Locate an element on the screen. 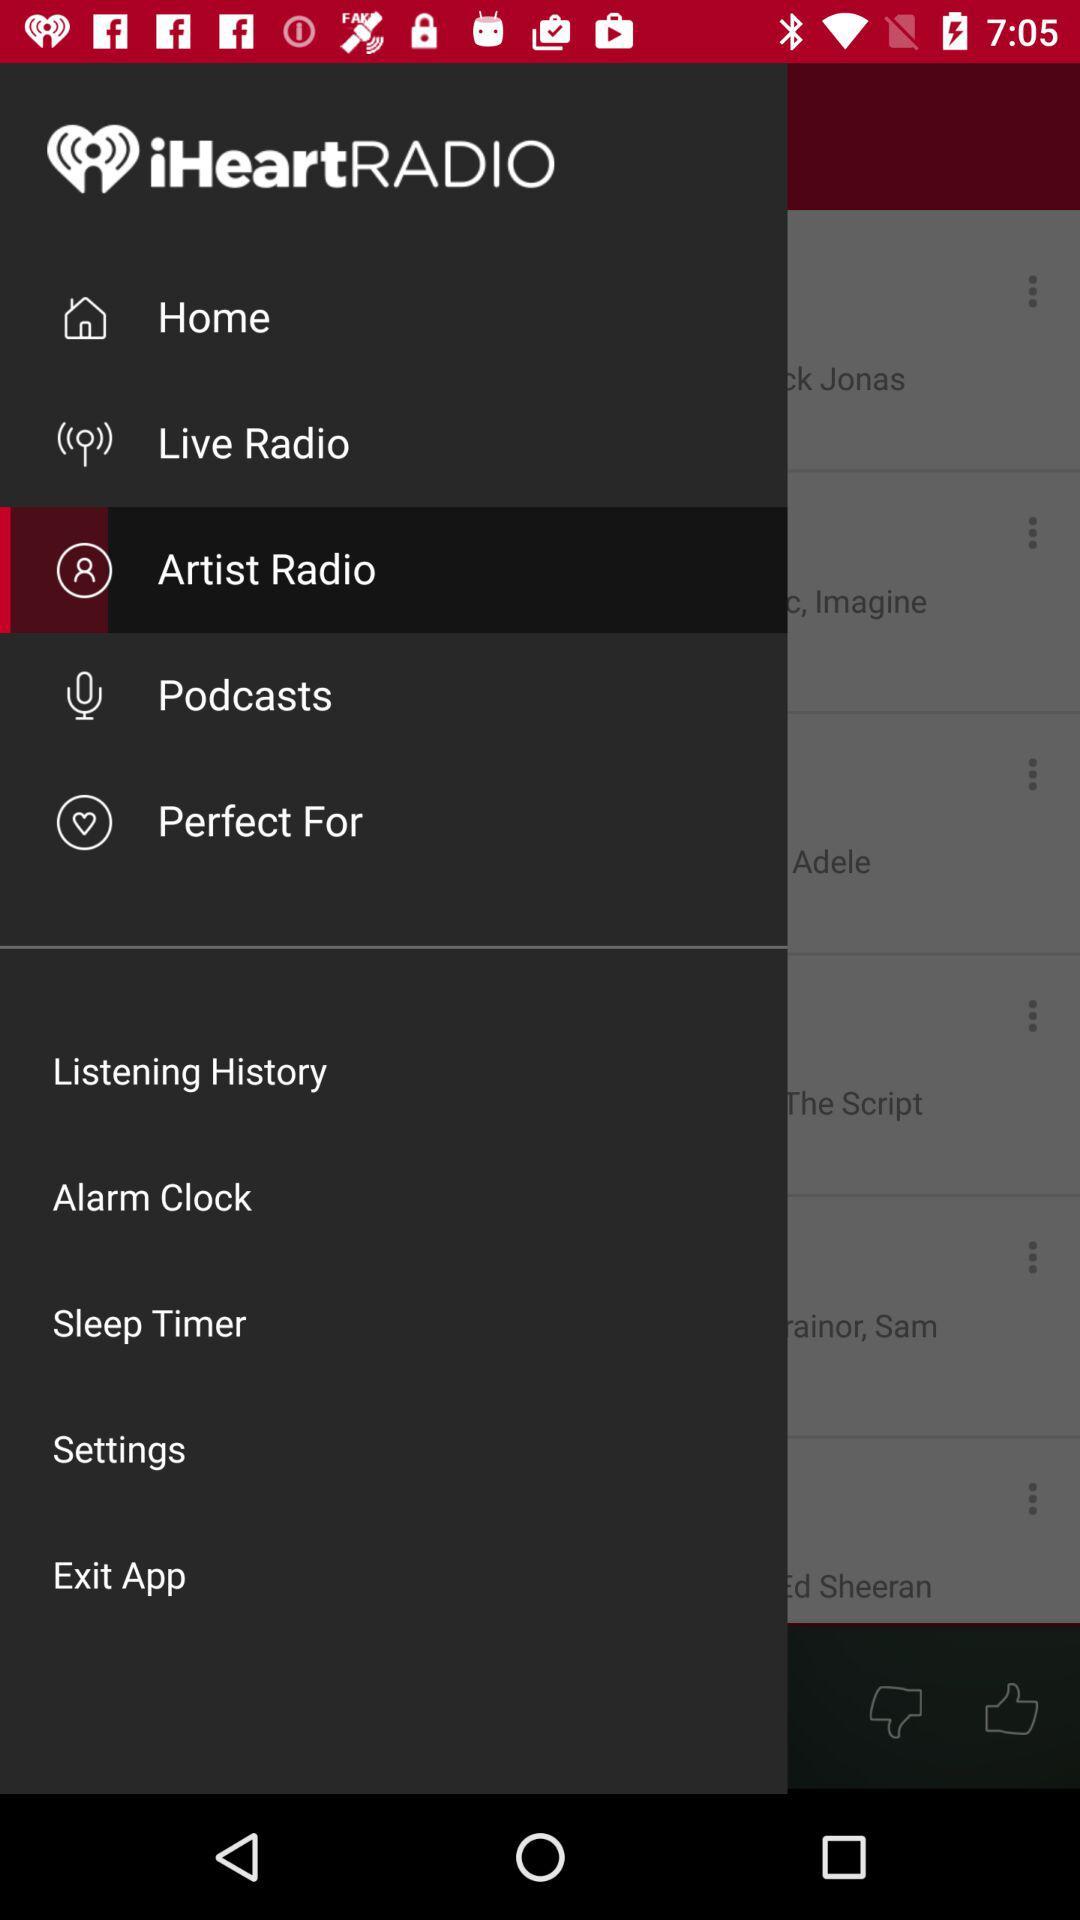 This screenshot has height=1920, width=1080. the thumbs_up icon is located at coordinates (1011, 1708).